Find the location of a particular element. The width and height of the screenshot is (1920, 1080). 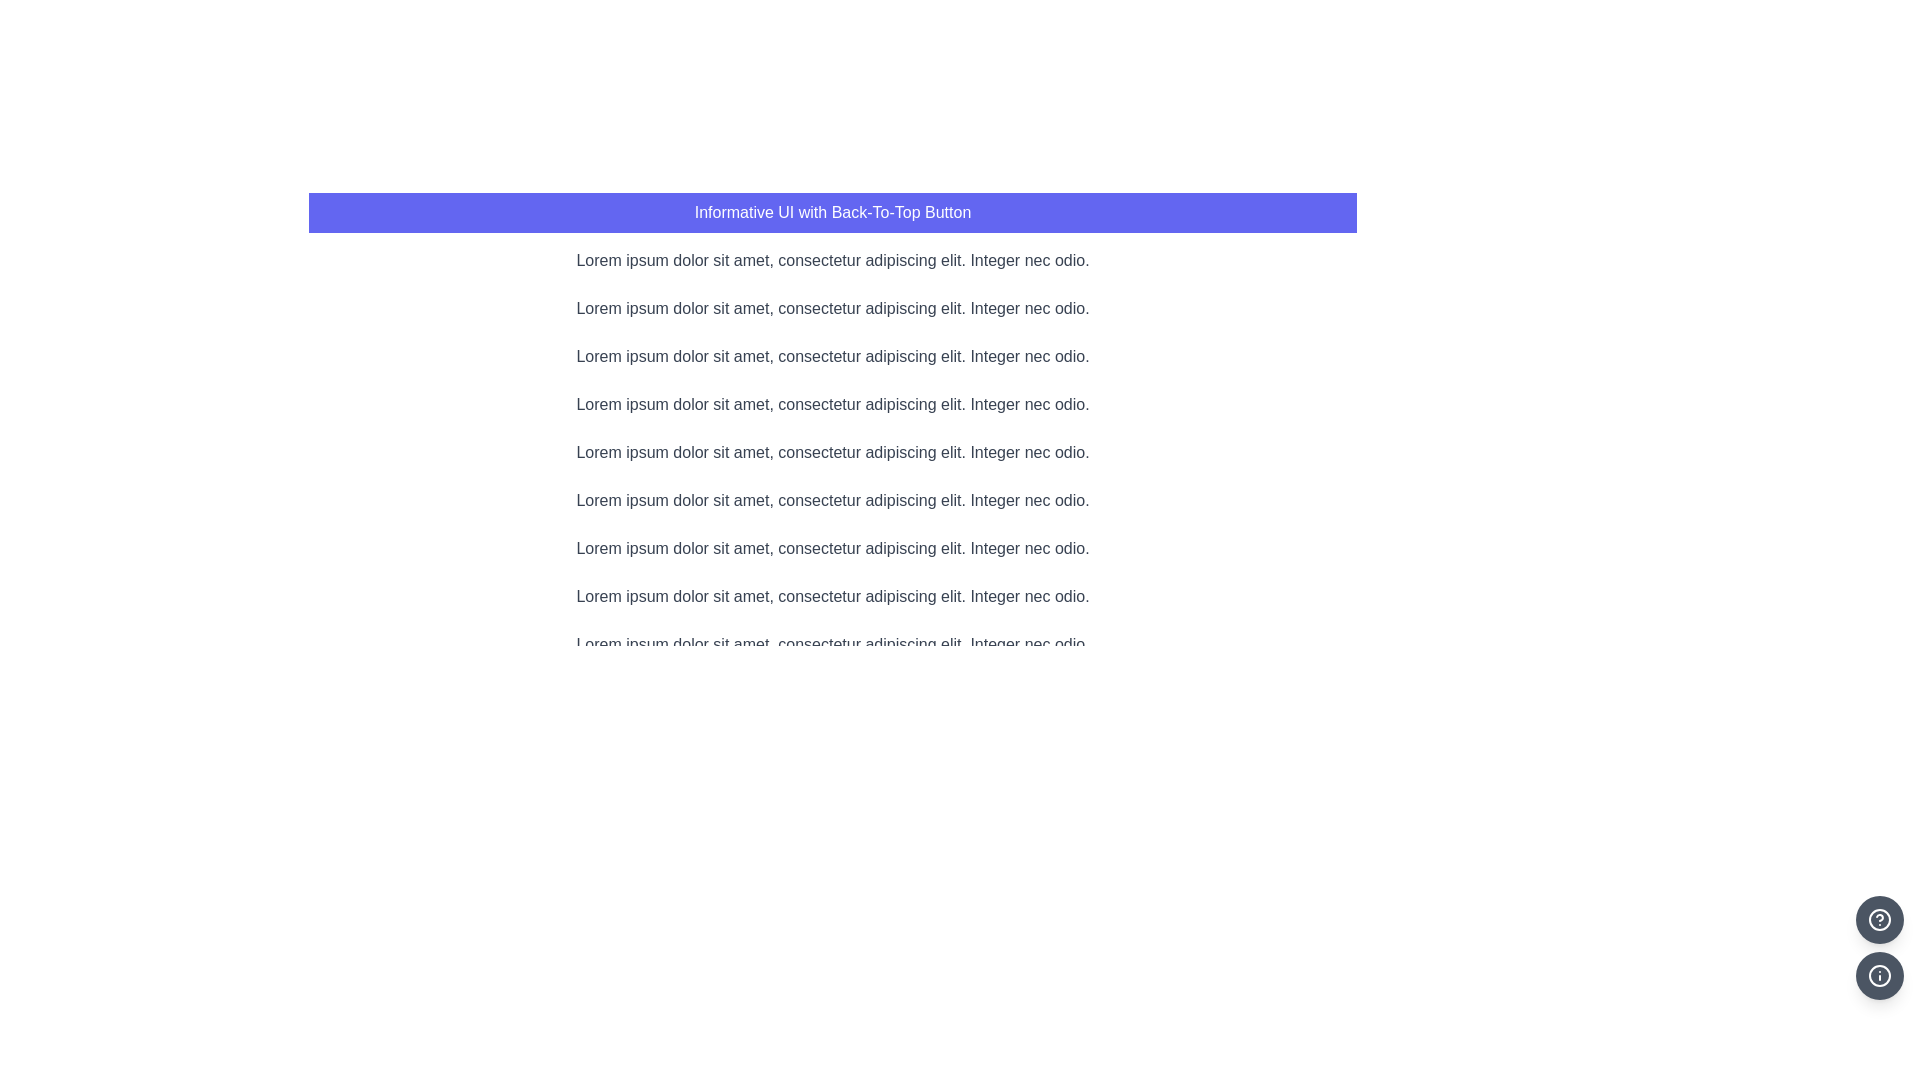

the prominent horizontal banner with a purple background and white text that reads 'Informative UI with Back-To-Top Button' is located at coordinates (833, 212).